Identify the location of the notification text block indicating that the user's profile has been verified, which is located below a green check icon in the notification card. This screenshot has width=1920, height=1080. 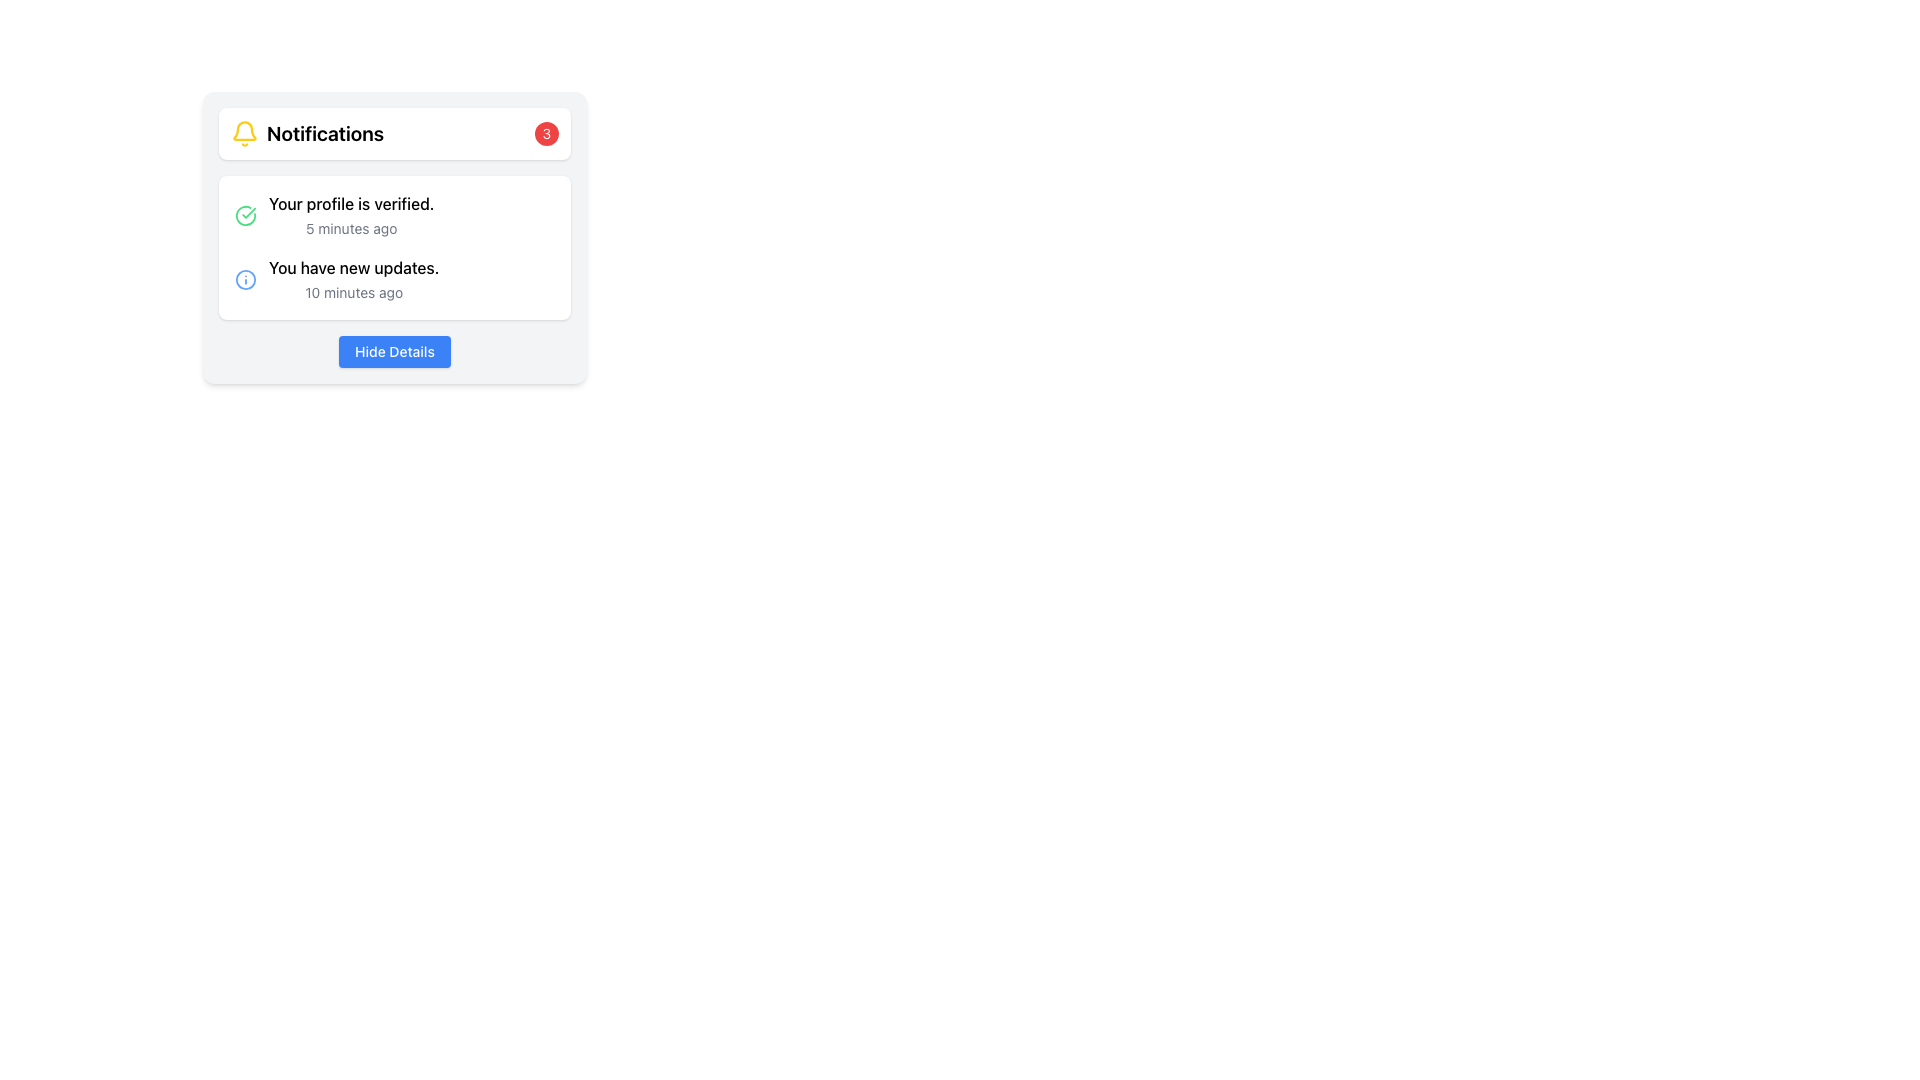
(351, 216).